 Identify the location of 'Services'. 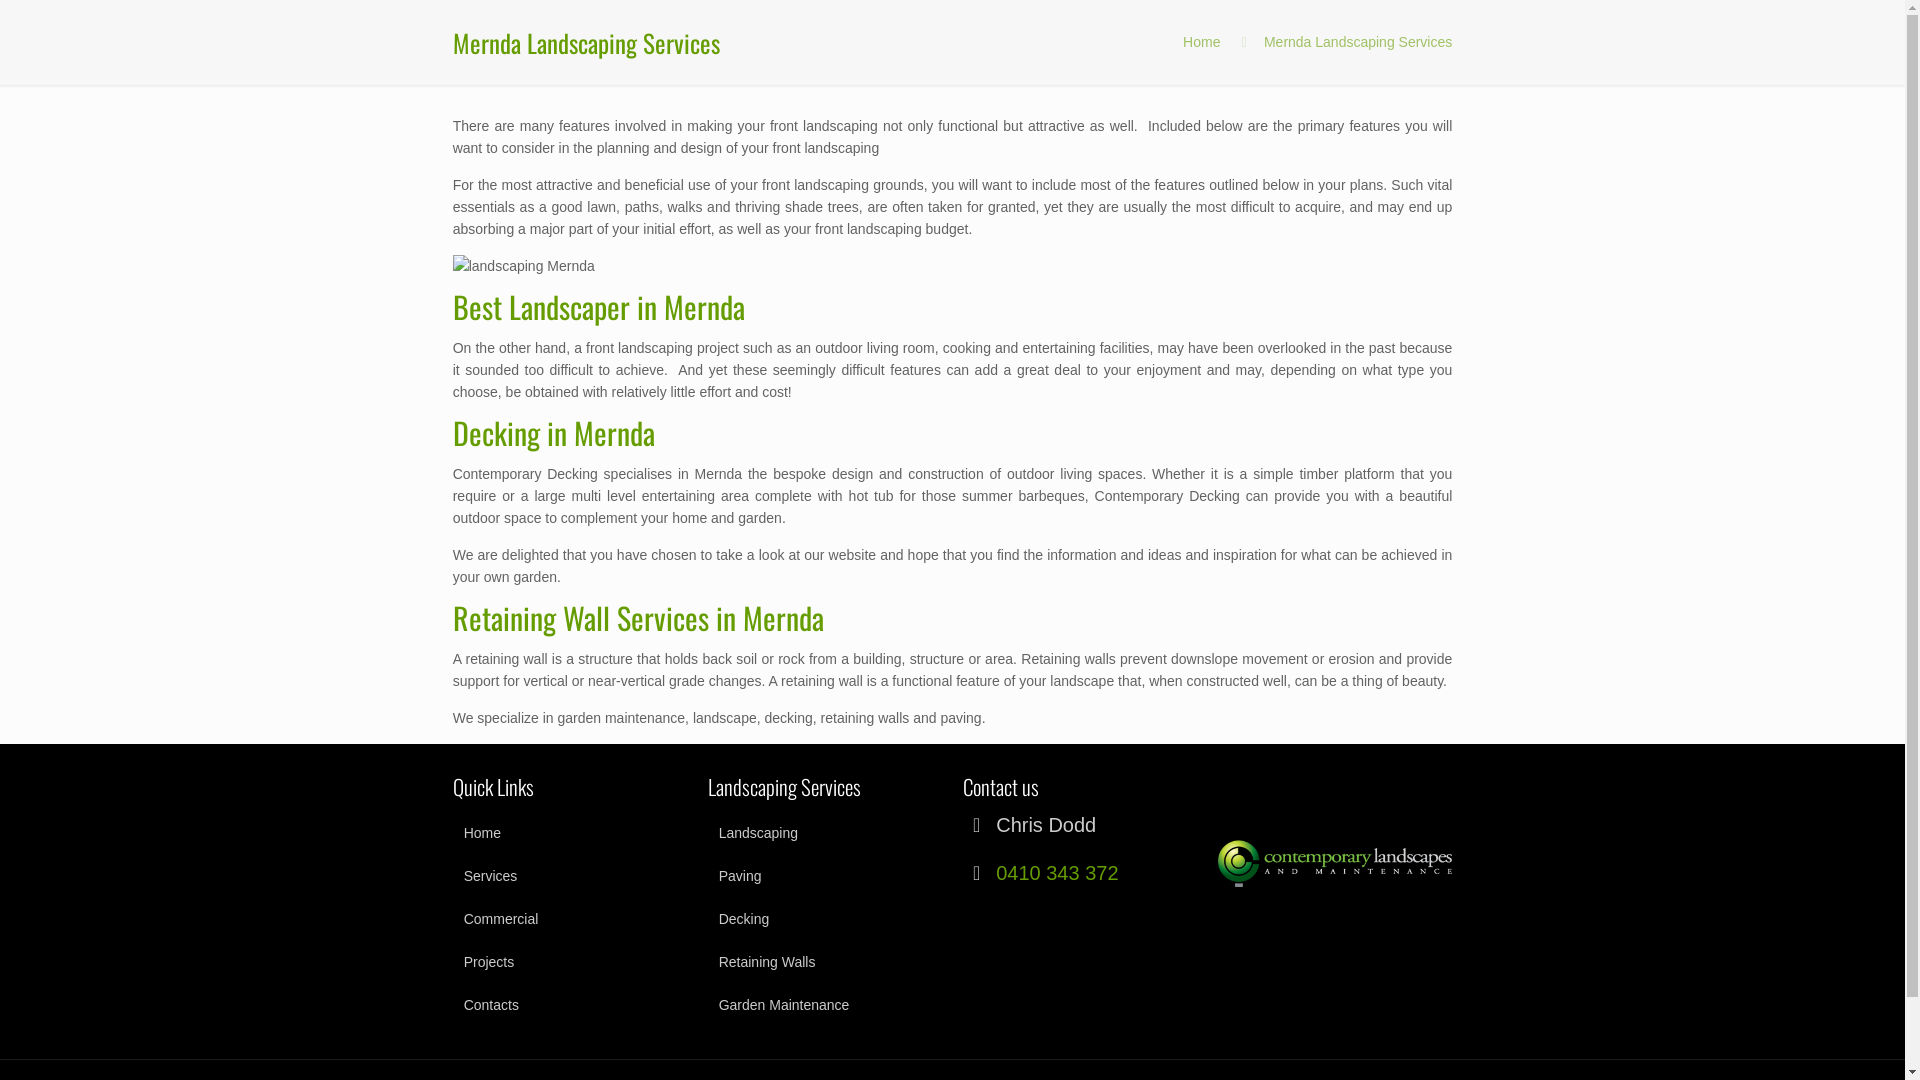
(569, 874).